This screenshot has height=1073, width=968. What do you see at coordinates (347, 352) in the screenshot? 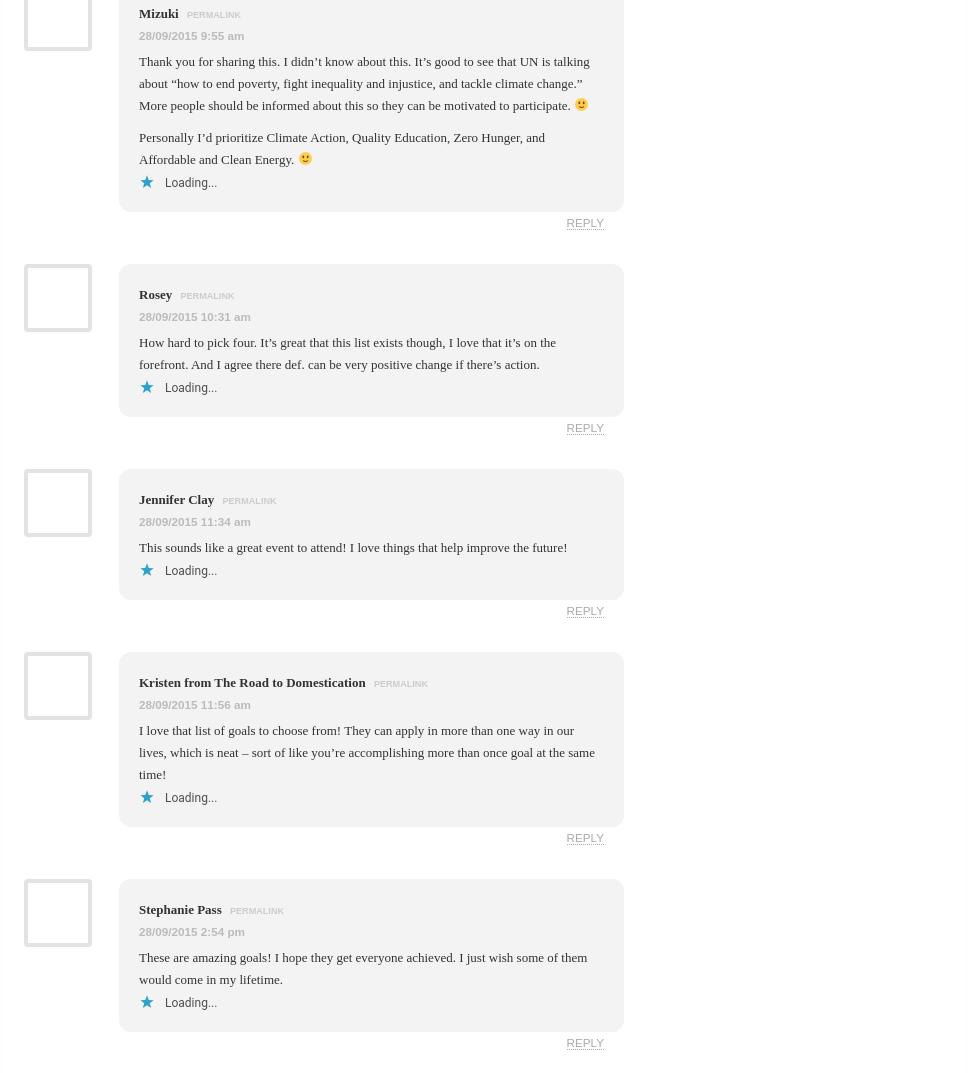
I see `'How hard to pick four. It’s great that this list exists though, I love that it’s on the forefront. And I agree there def. can be very positive change if there’s action.'` at bounding box center [347, 352].